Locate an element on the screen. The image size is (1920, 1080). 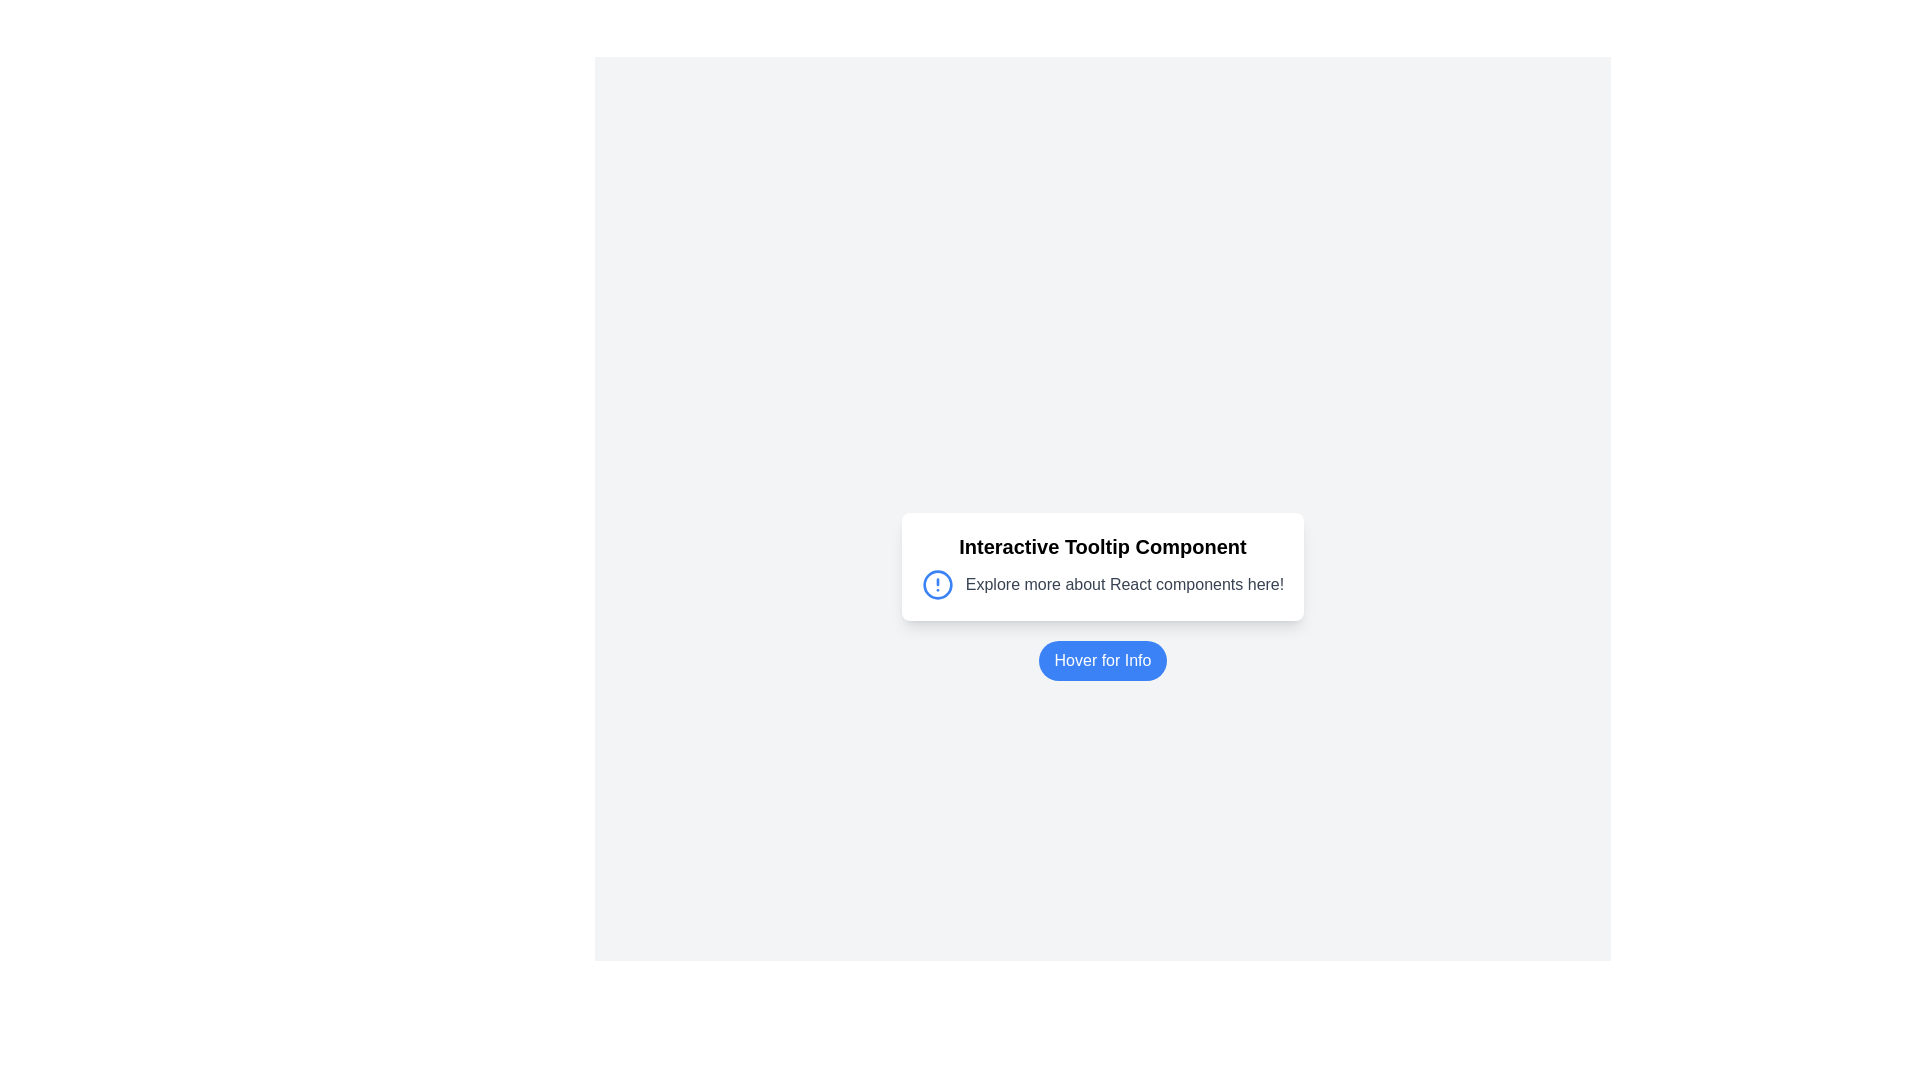
the circular icon with a blue border and an exclamation mark, located to the left of the text 'Explore more about React components here!' is located at coordinates (936, 585).